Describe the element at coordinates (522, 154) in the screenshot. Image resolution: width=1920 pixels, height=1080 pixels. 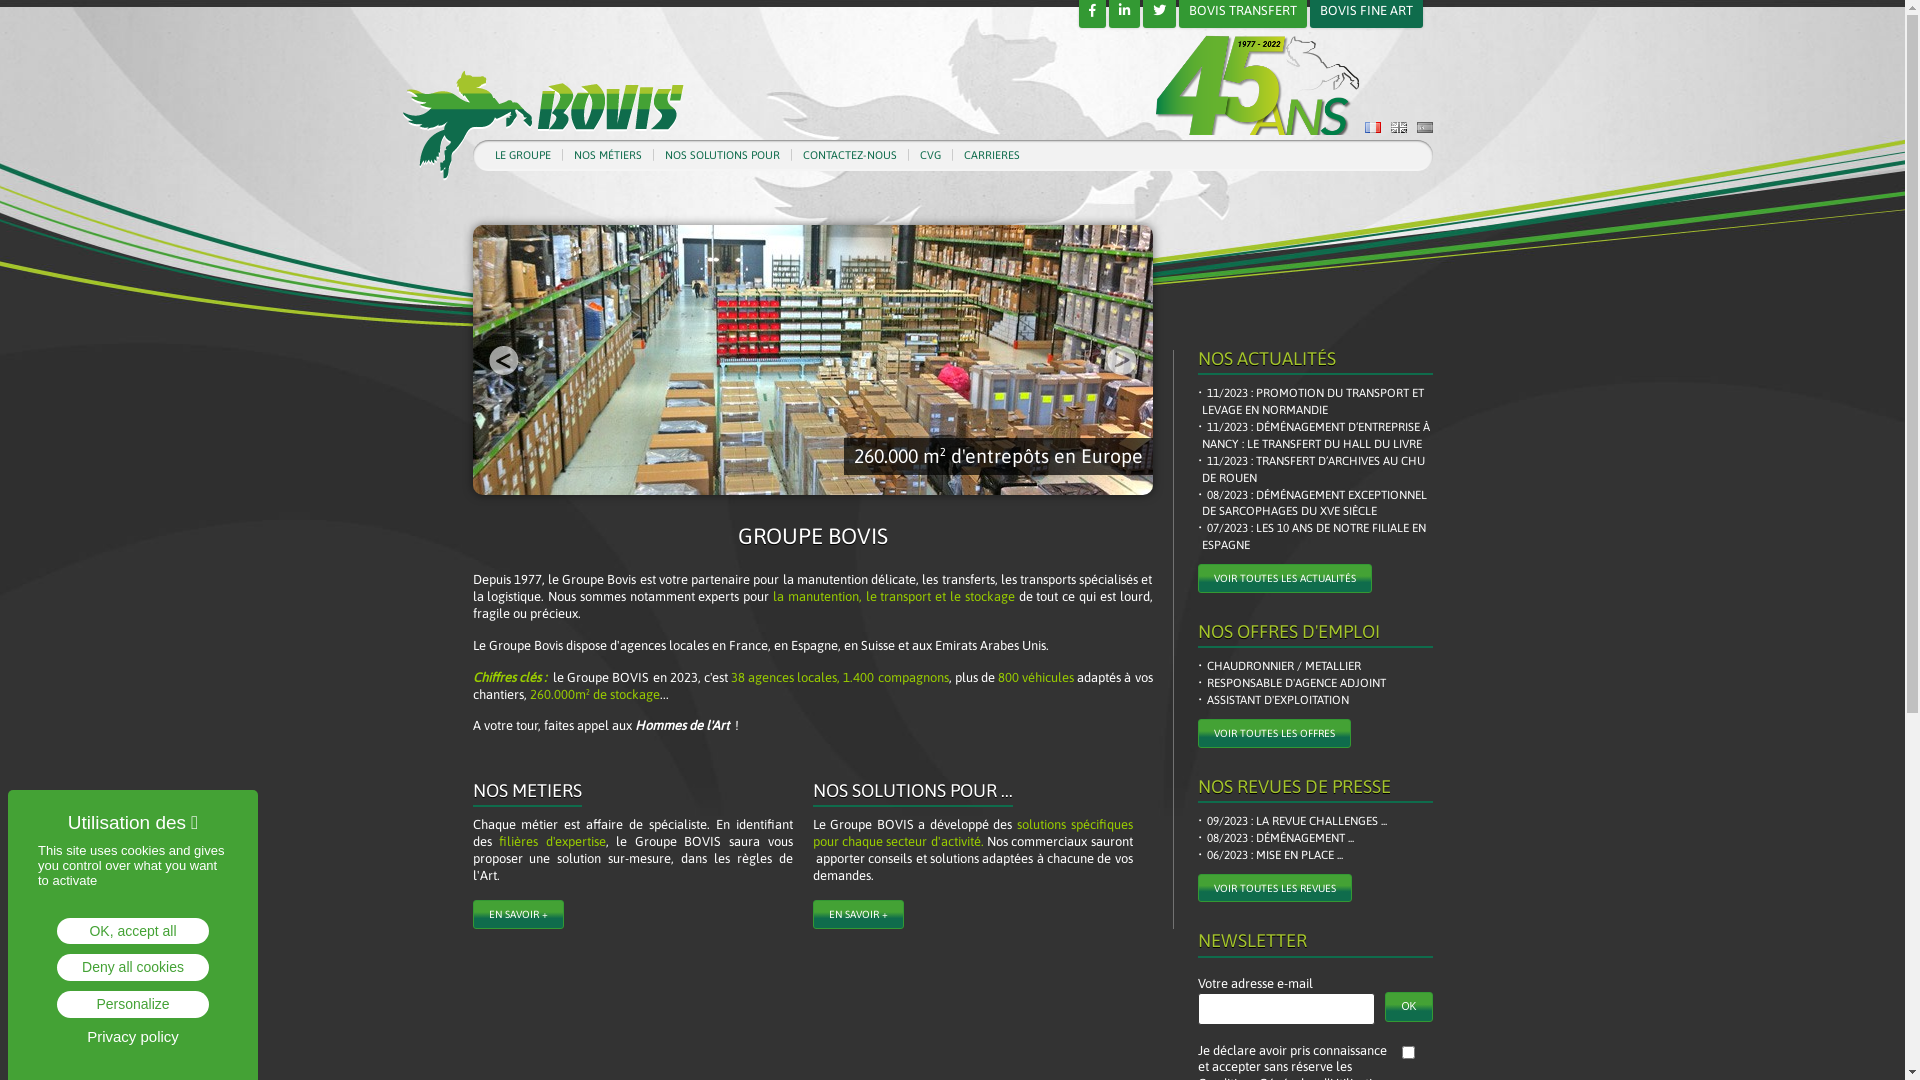
I see `'LE GROUPE'` at that location.